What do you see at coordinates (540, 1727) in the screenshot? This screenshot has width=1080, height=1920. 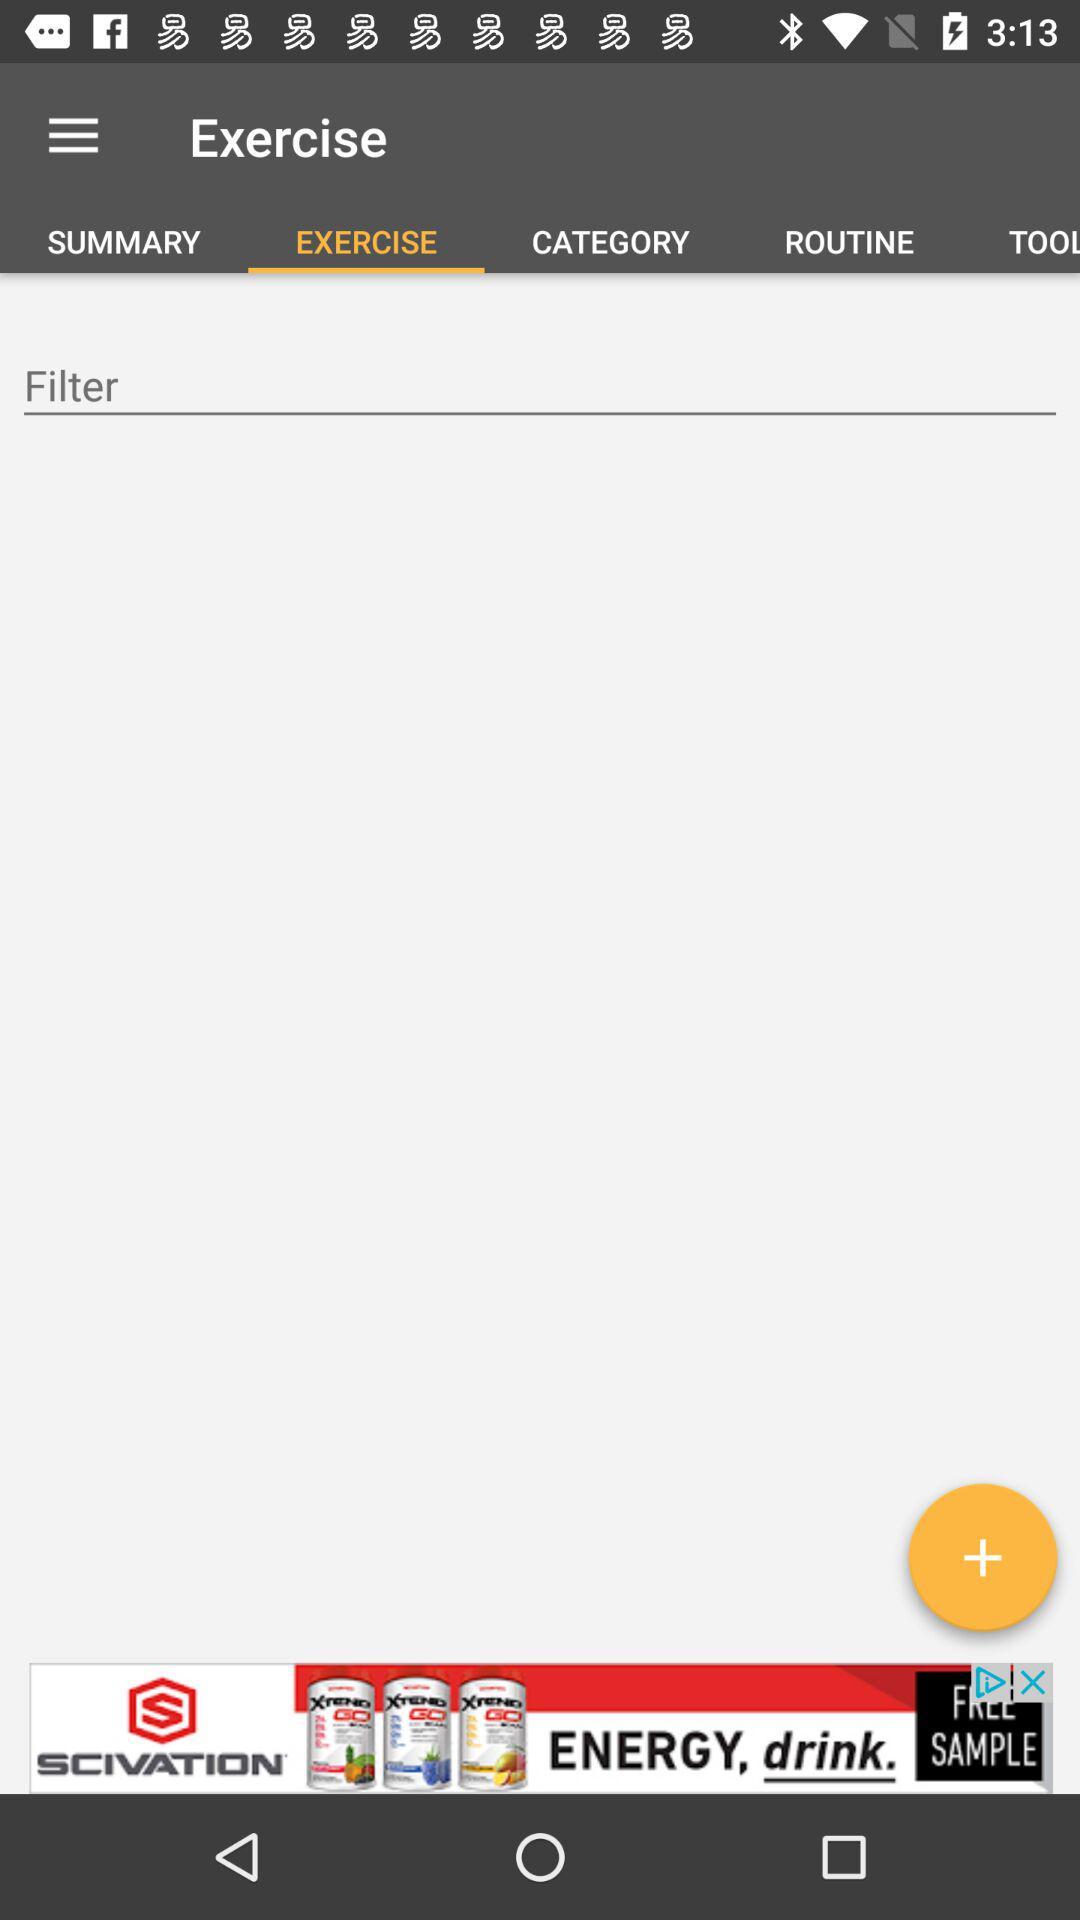 I see `visit advertiser` at bounding box center [540, 1727].